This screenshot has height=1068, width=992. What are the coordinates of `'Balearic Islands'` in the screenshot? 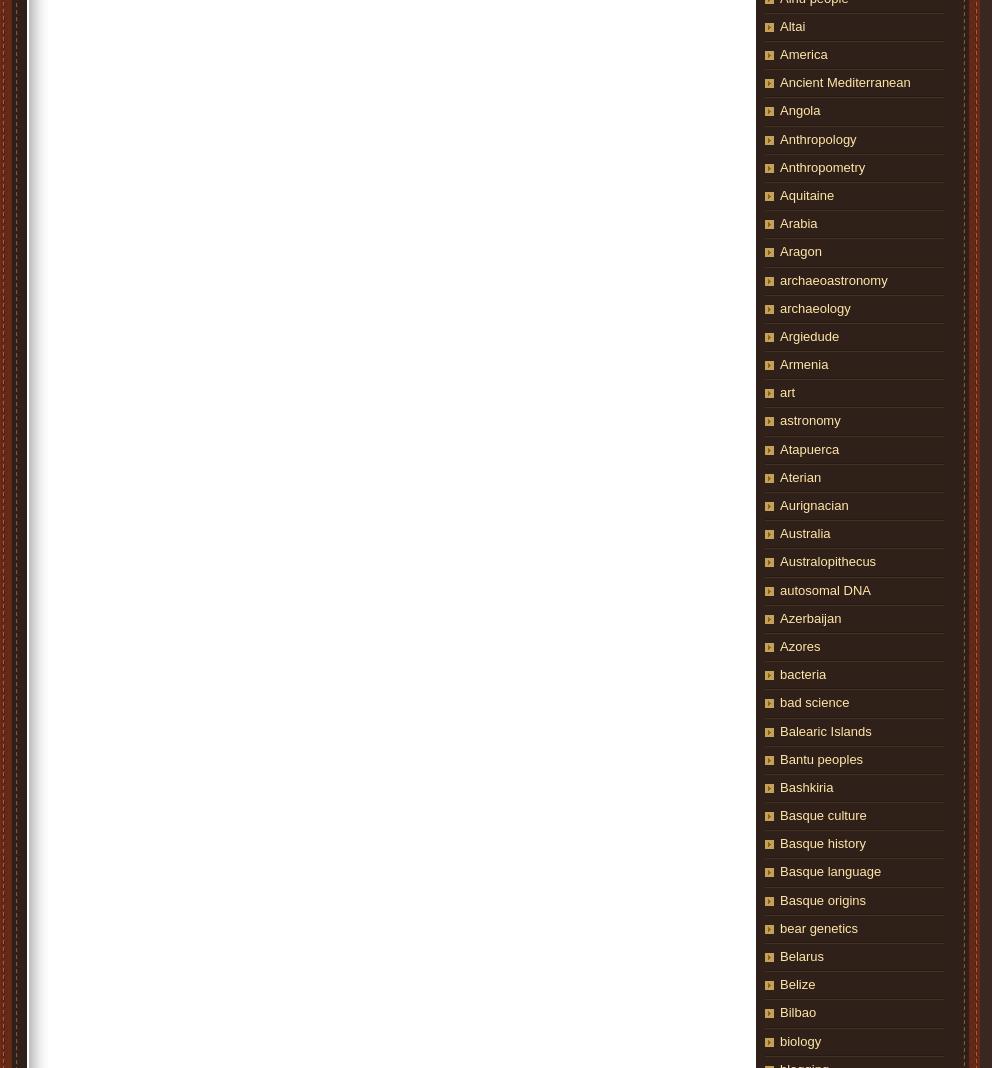 It's located at (825, 730).